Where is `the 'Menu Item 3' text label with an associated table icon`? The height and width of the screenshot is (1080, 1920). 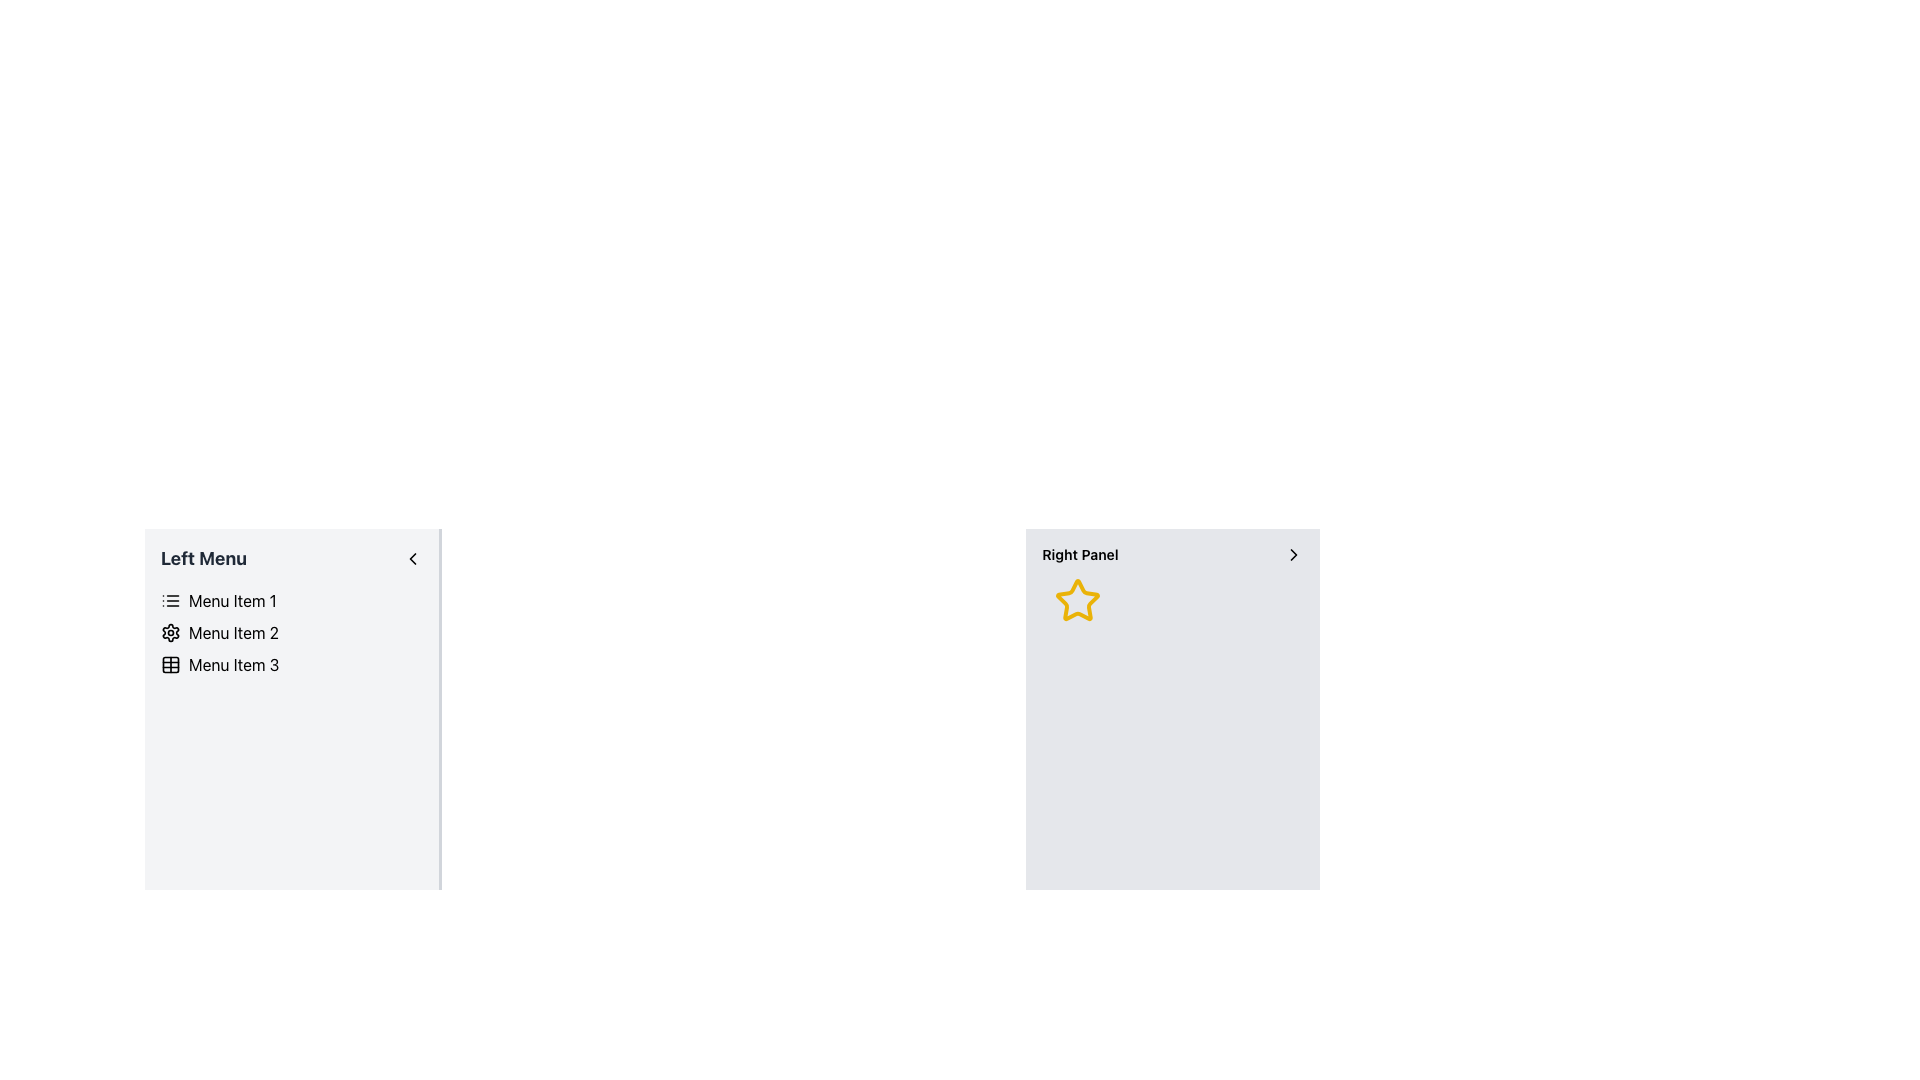
the 'Menu Item 3' text label with an associated table icon is located at coordinates (234, 664).